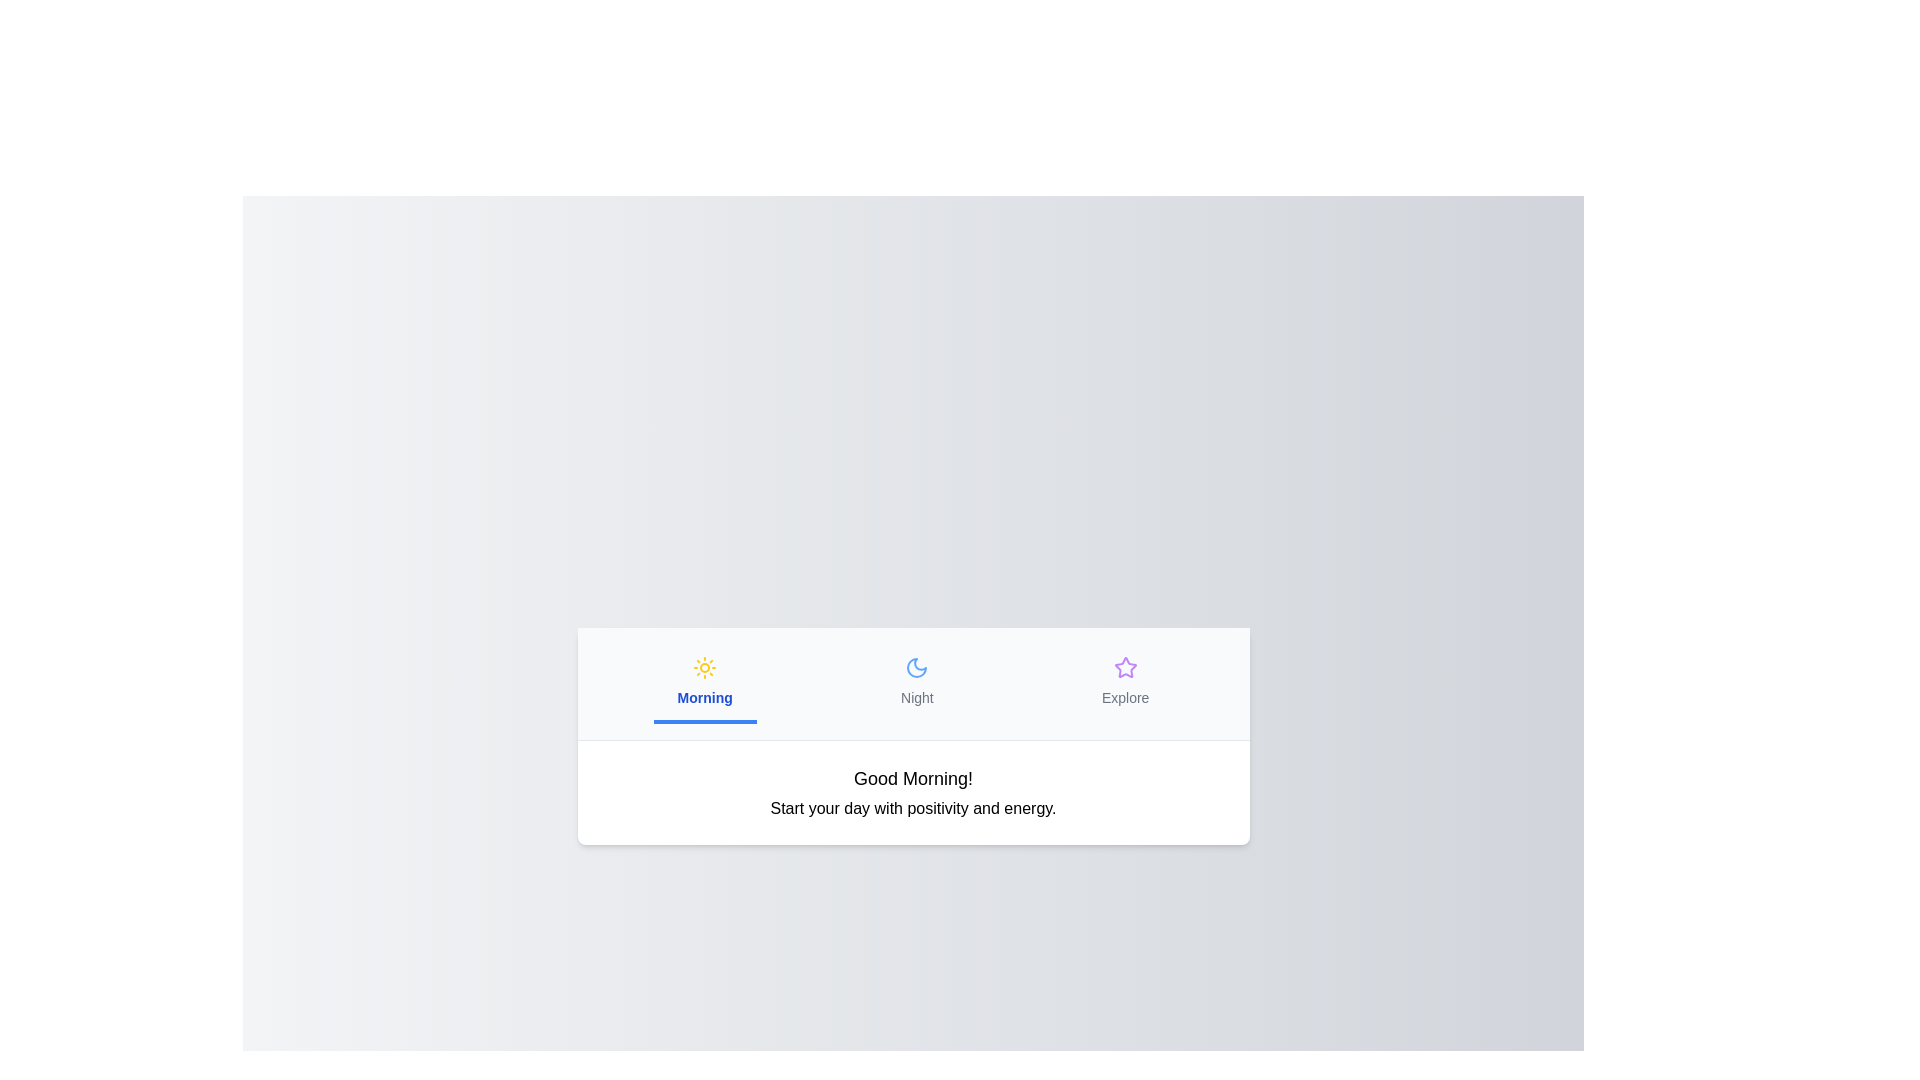 The image size is (1920, 1080). Describe the element at coordinates (916, 682) in the screenshot. I see `the tab labeled Night to switch to its content` at that location.